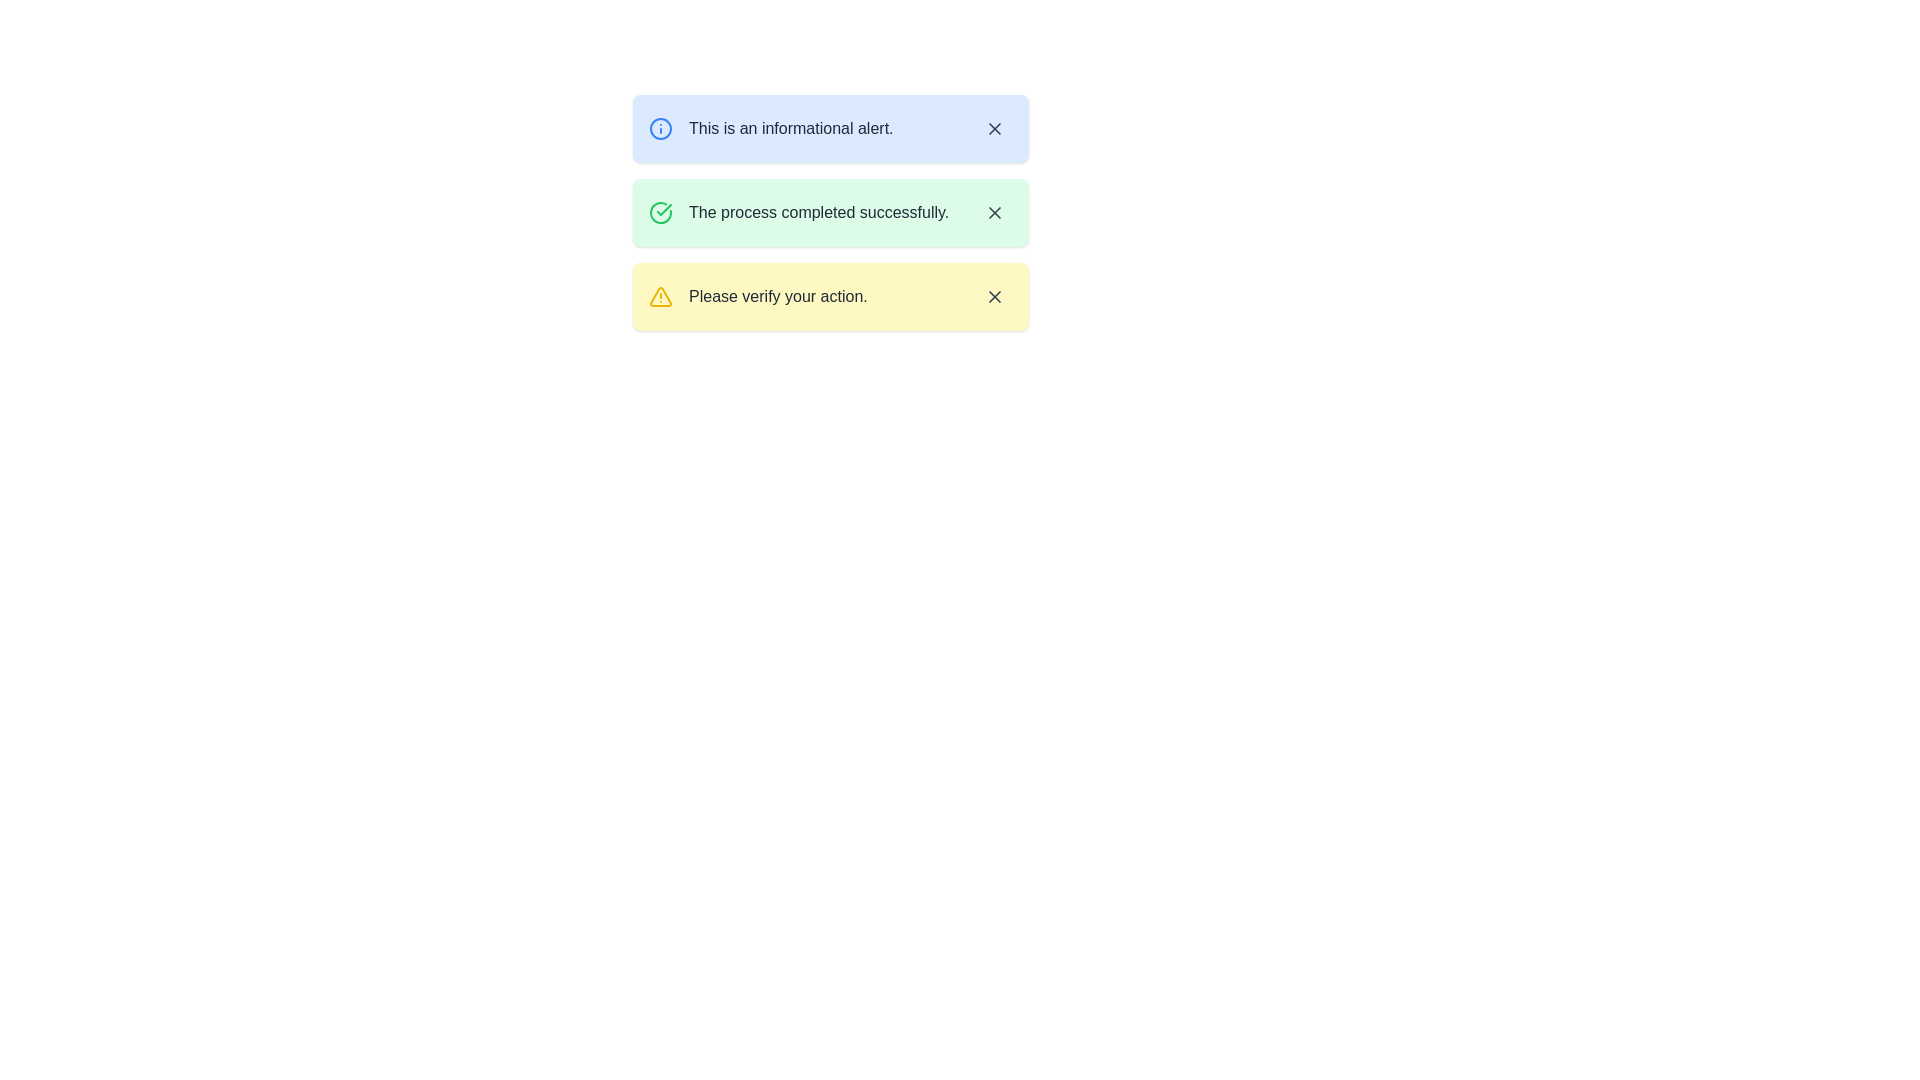  Describe the element at coordinates (661, 212) in the screenshot. I see `the green checkmark icon in the success alert box that indicates the process has completed successfully` at that location.